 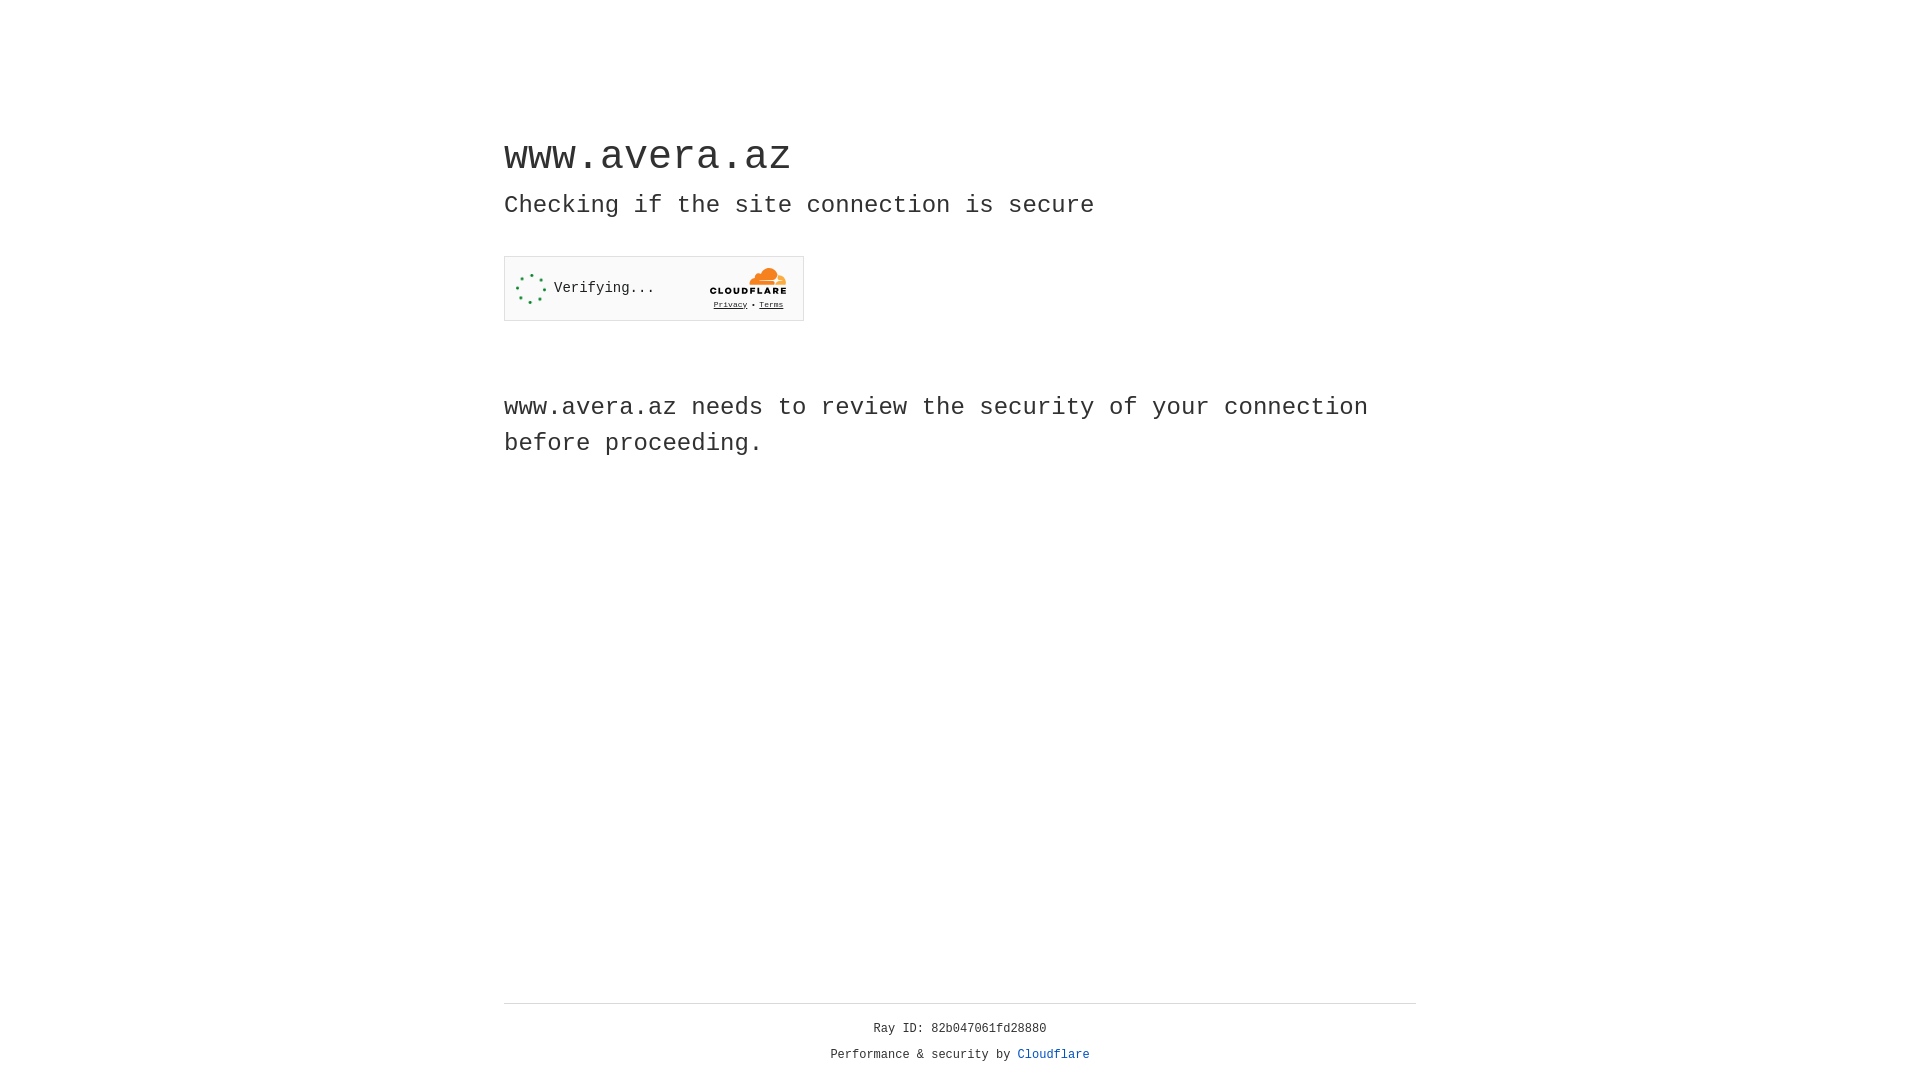 What do you see at coordinates (1053, 1054) in the screenshot?
I see `'Cloudflare'` at bounding box center [1053, 1054].